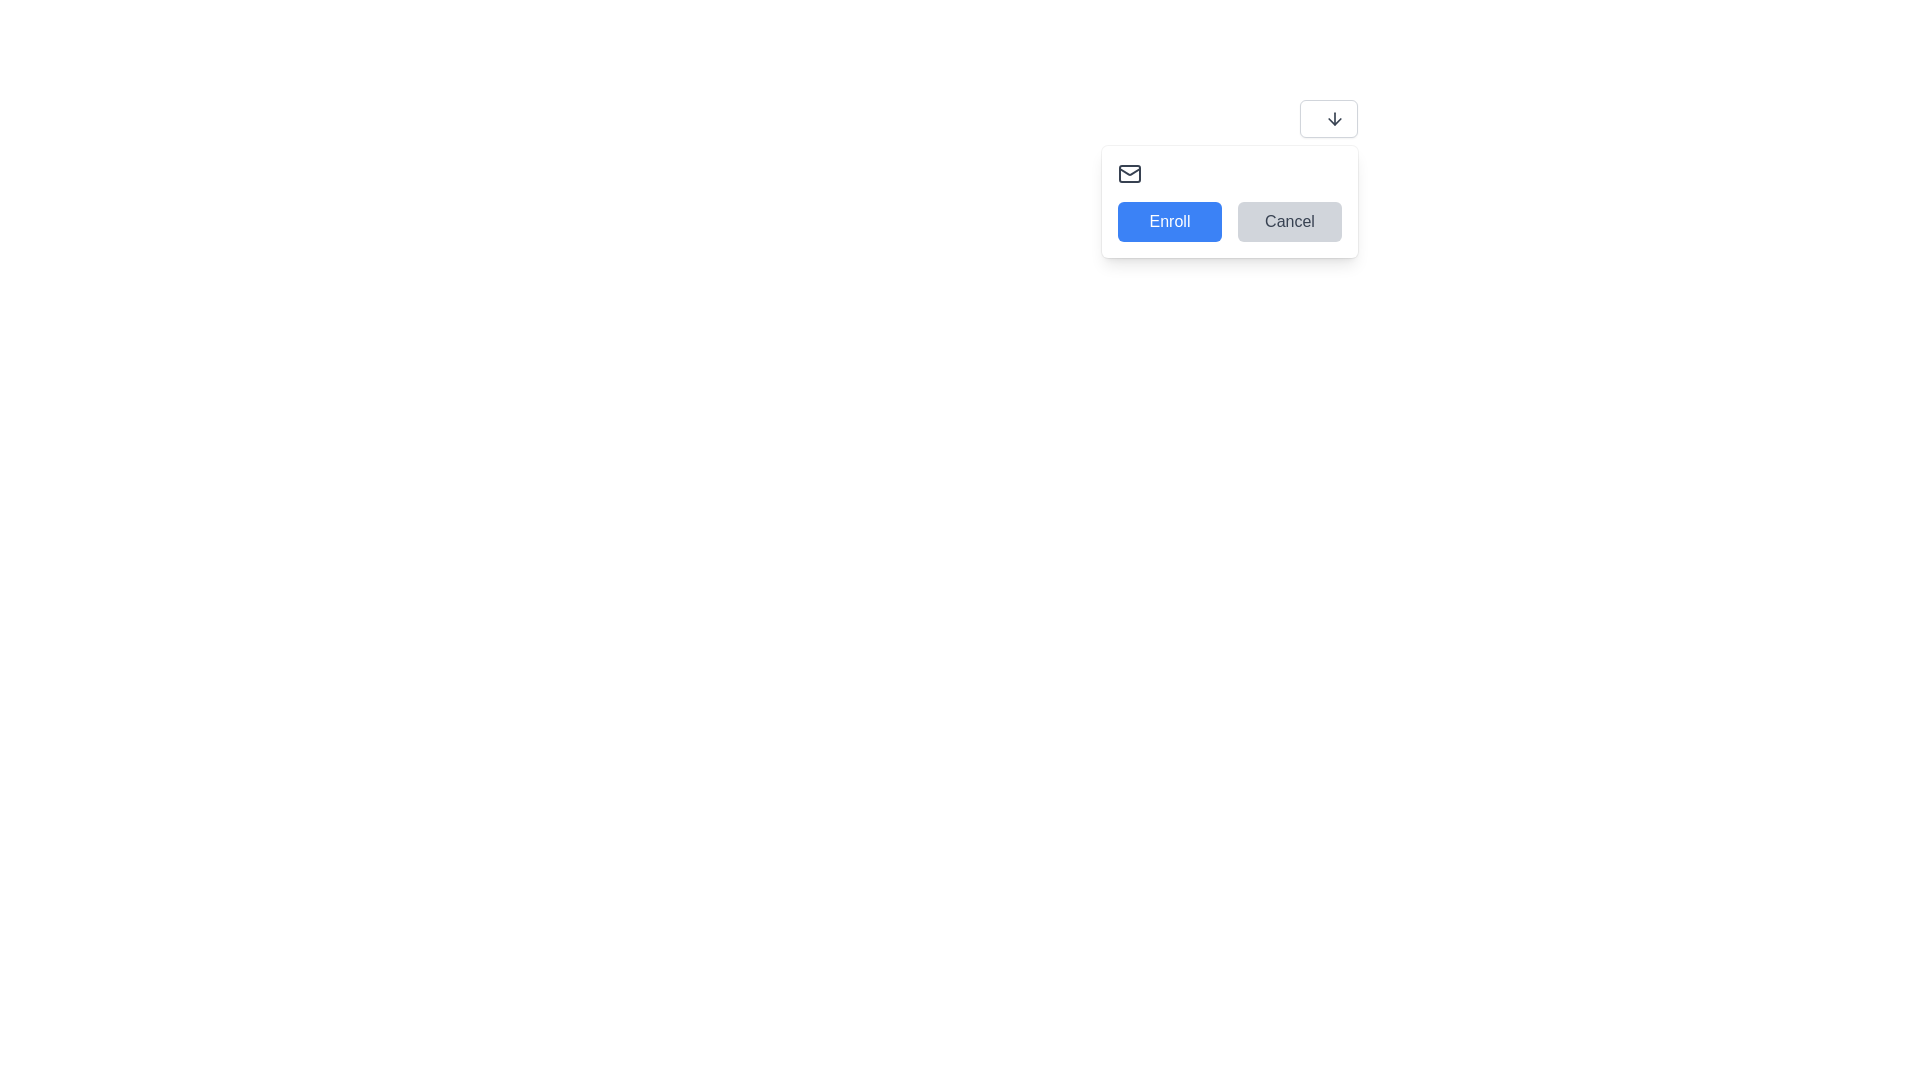 The image size is (1920, 1080). I want to click on the email icon, which is styled with a black outline and white fill resembling an envelope, located at the top-left corner of the popup before the text component, so click(1129, 172).